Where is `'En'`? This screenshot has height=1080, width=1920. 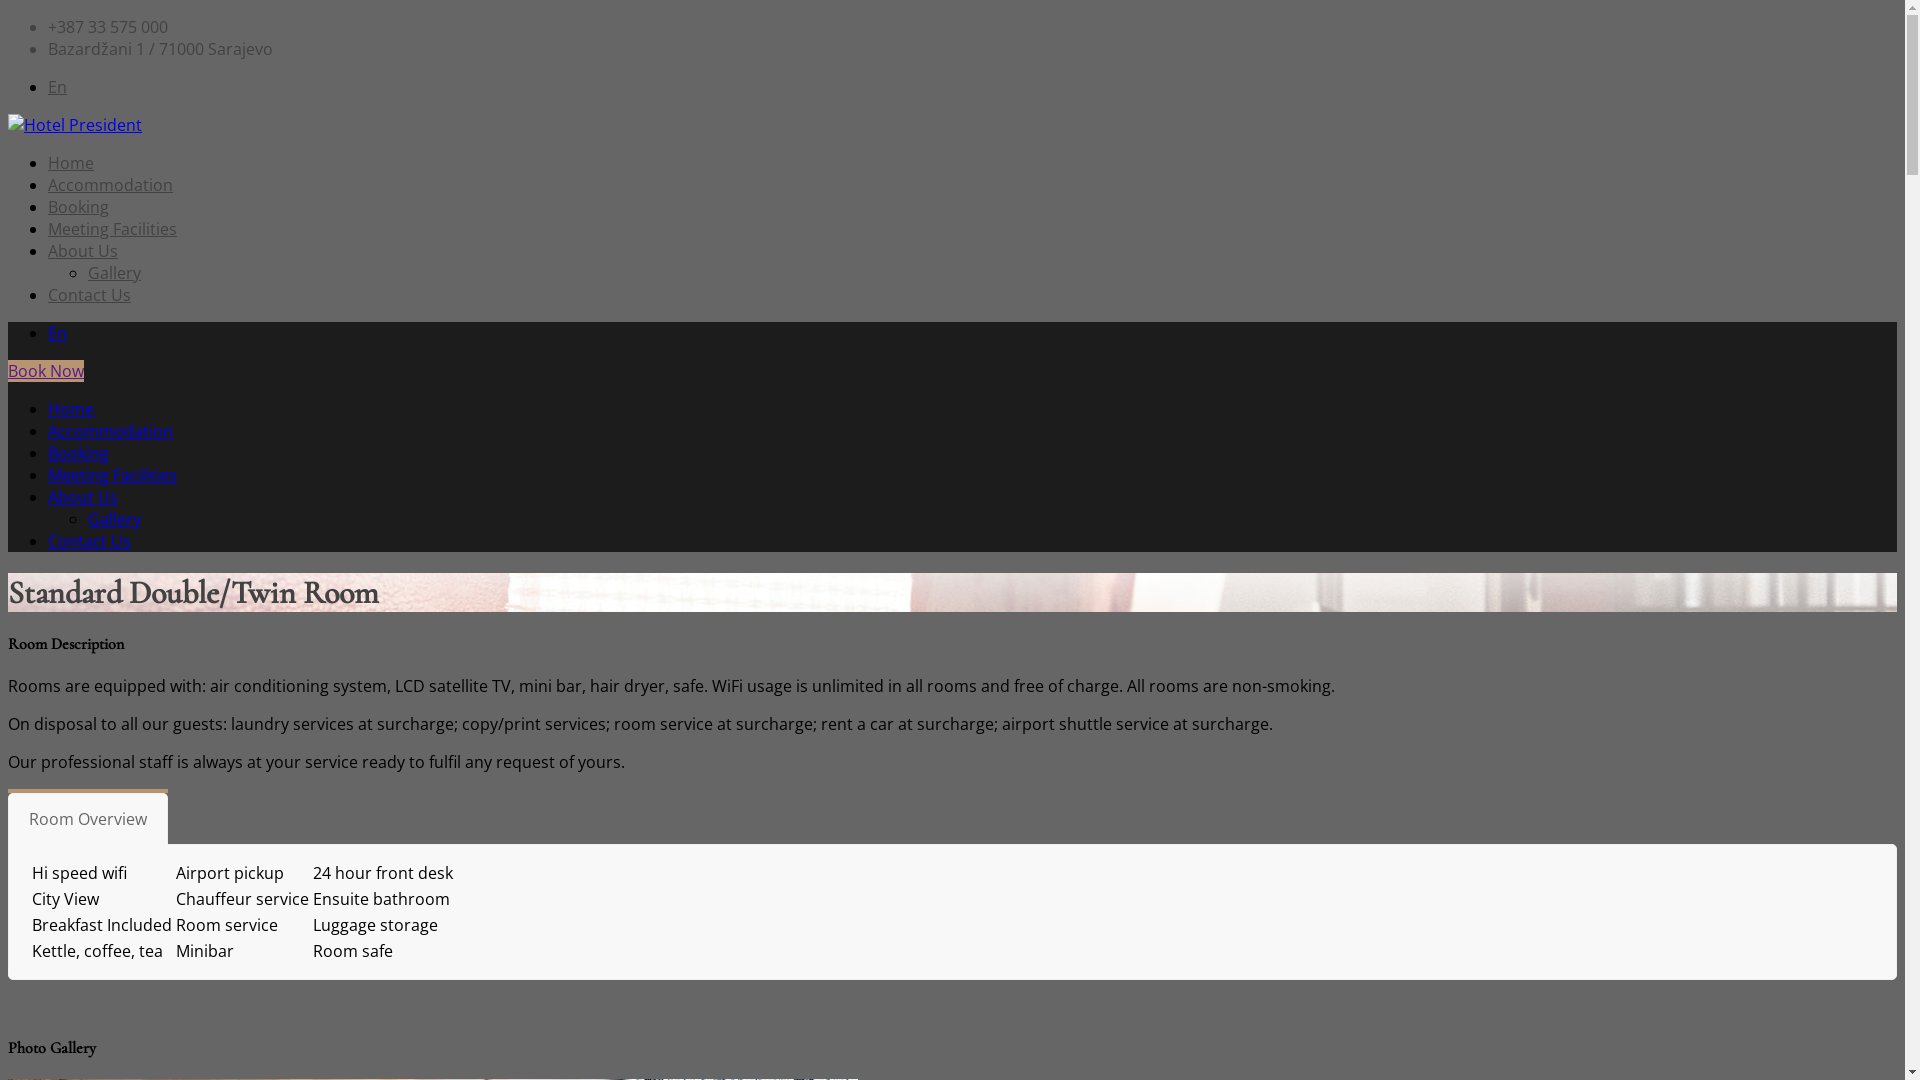
'En' is located at coordinates (57, 331).